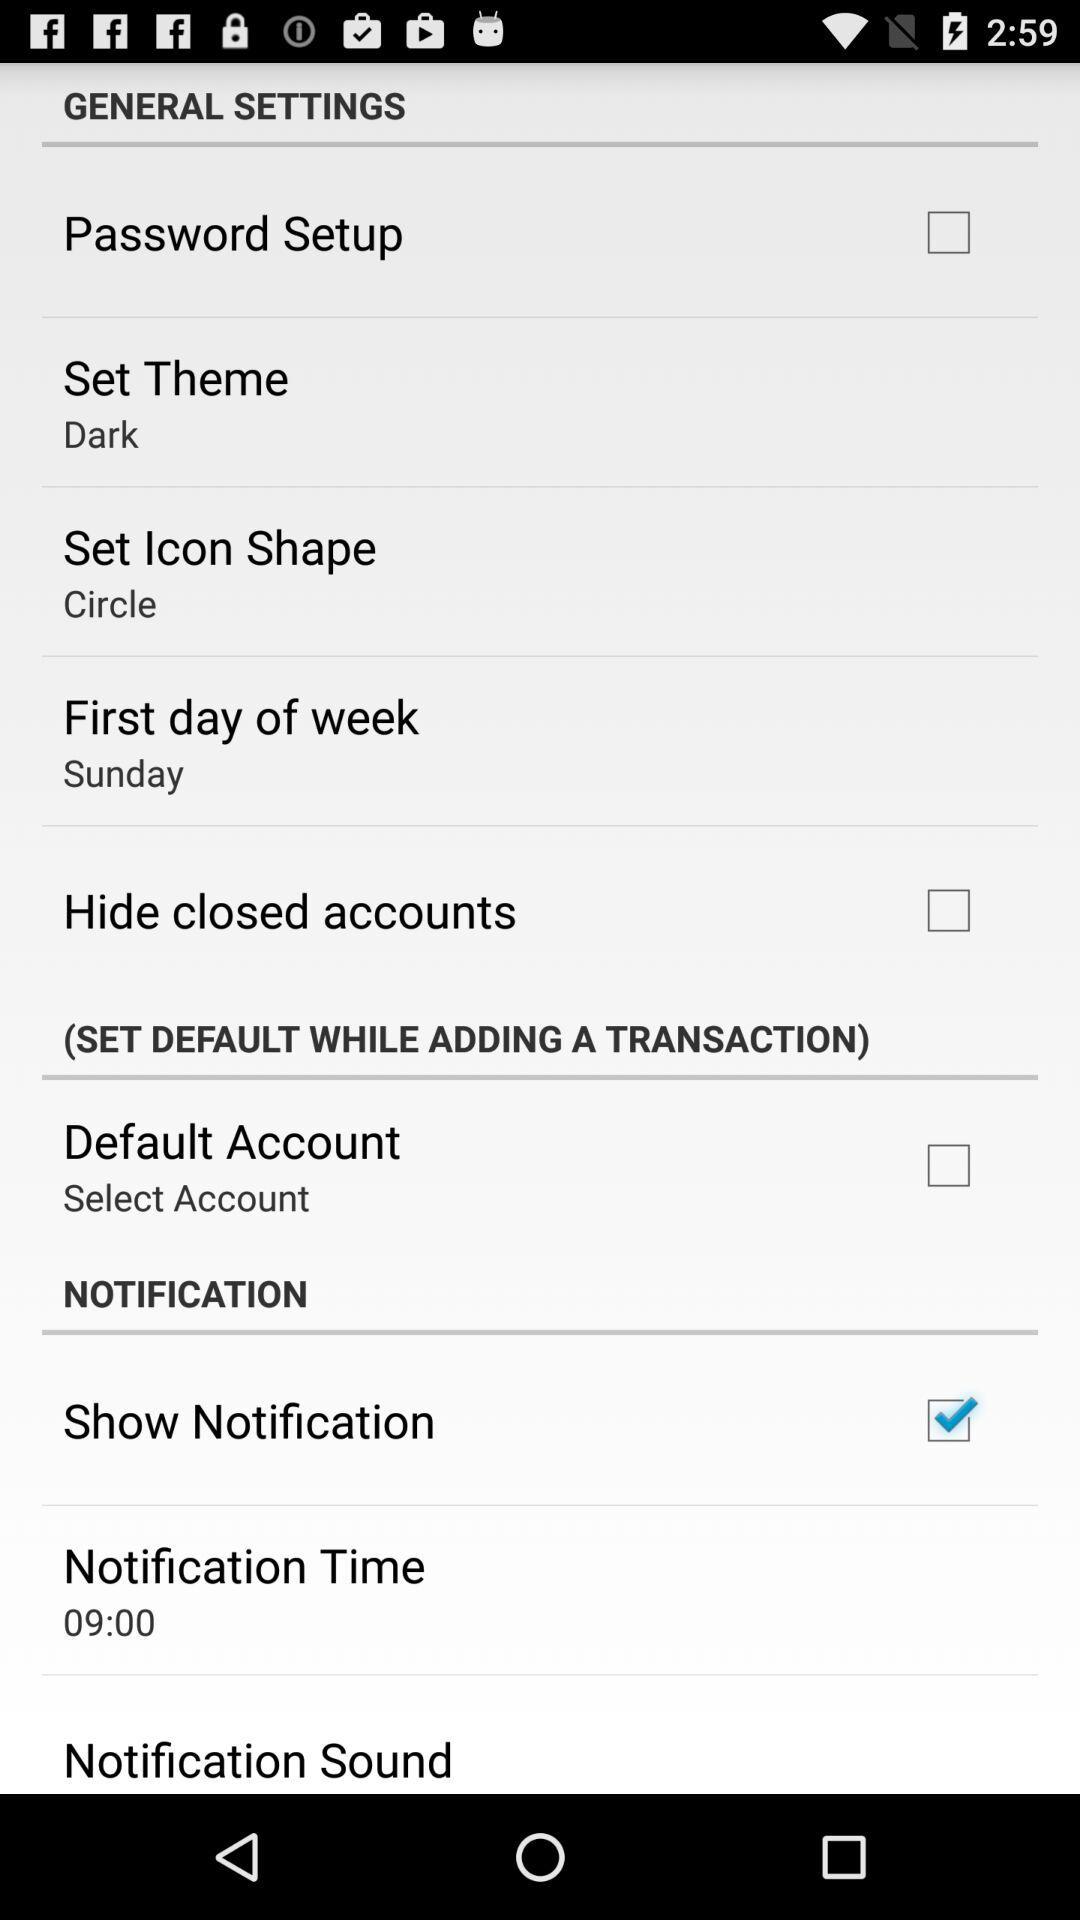 The height and width of the screenshot is (1920, 1080). What do you see at coordinates (248, 1419) in the screenshot?
I see `the show notification app` at bounding box center [248, 1419].